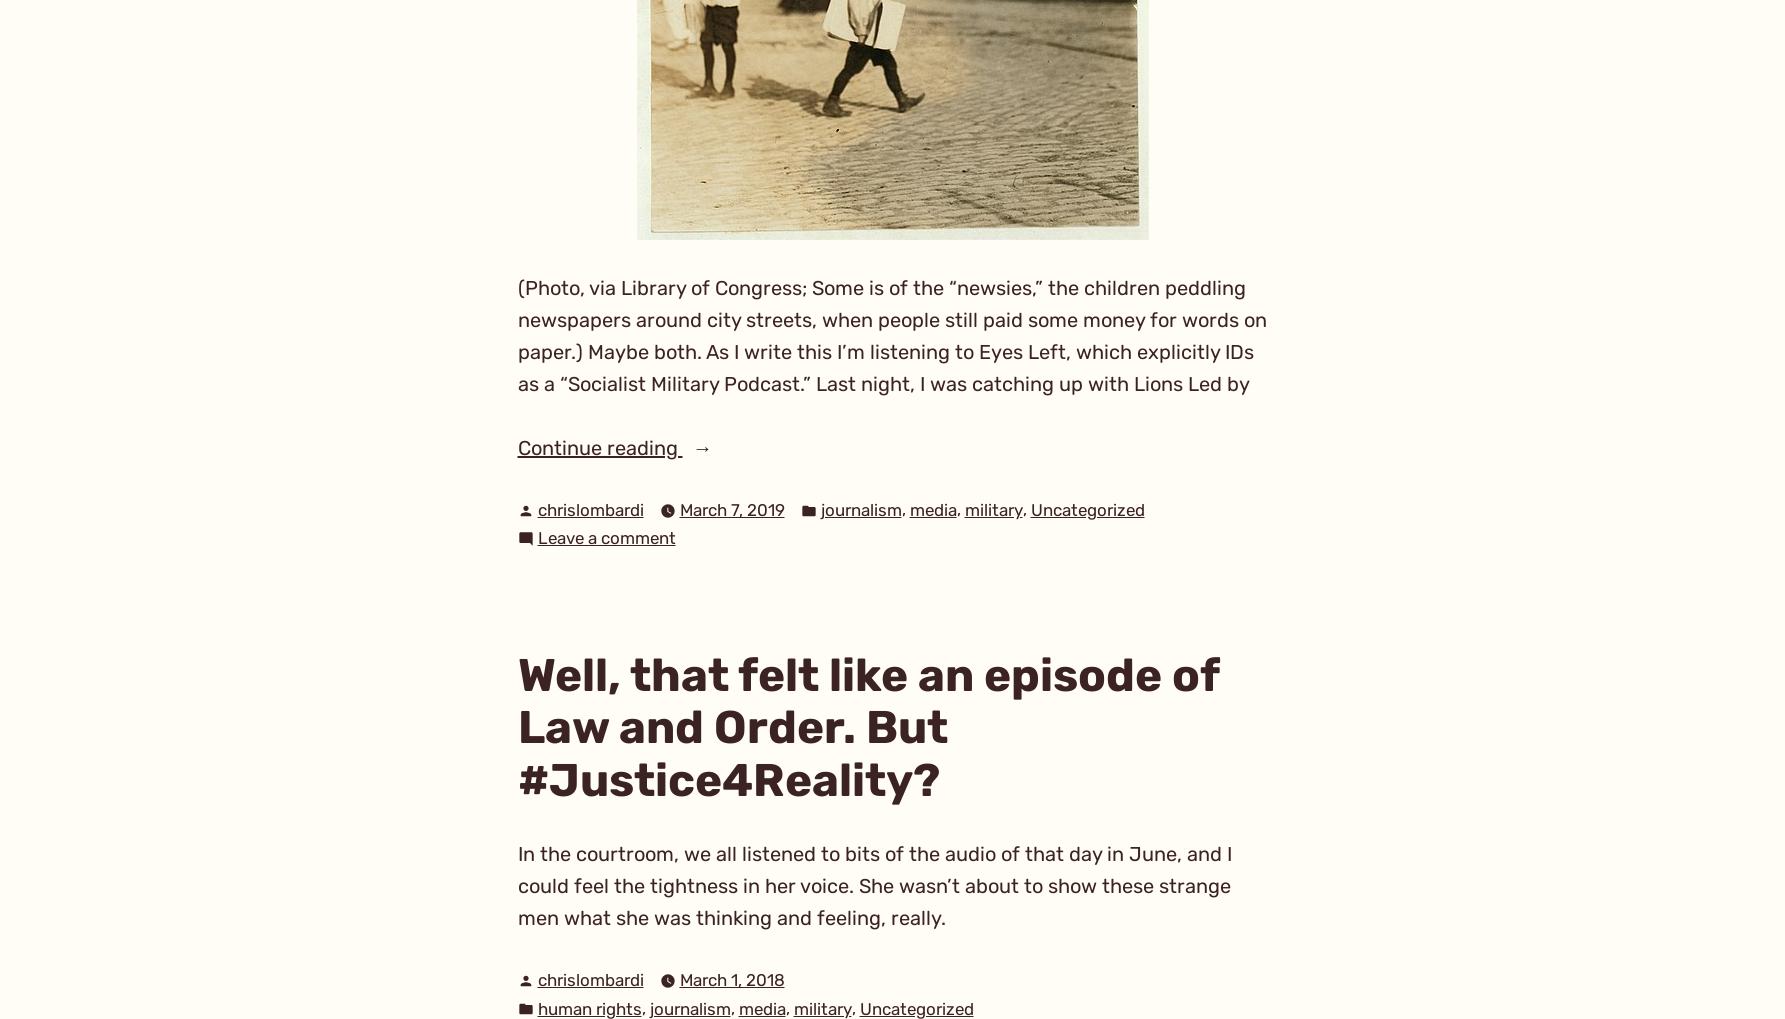  Describe the element at coordinates (891, 335) in the screenshot. I see `'(Photo, via Library of Congress; Some is of the “newsies,” the children peddling newspapers around city streets, when people still paid some money for words on paper.) Maybe both. As I write this I’m listening to Eyes Left, which explicitly IDs as a “Socialist Military Podcast.” Last night, I was catching up with Lions Led by'` at that location.